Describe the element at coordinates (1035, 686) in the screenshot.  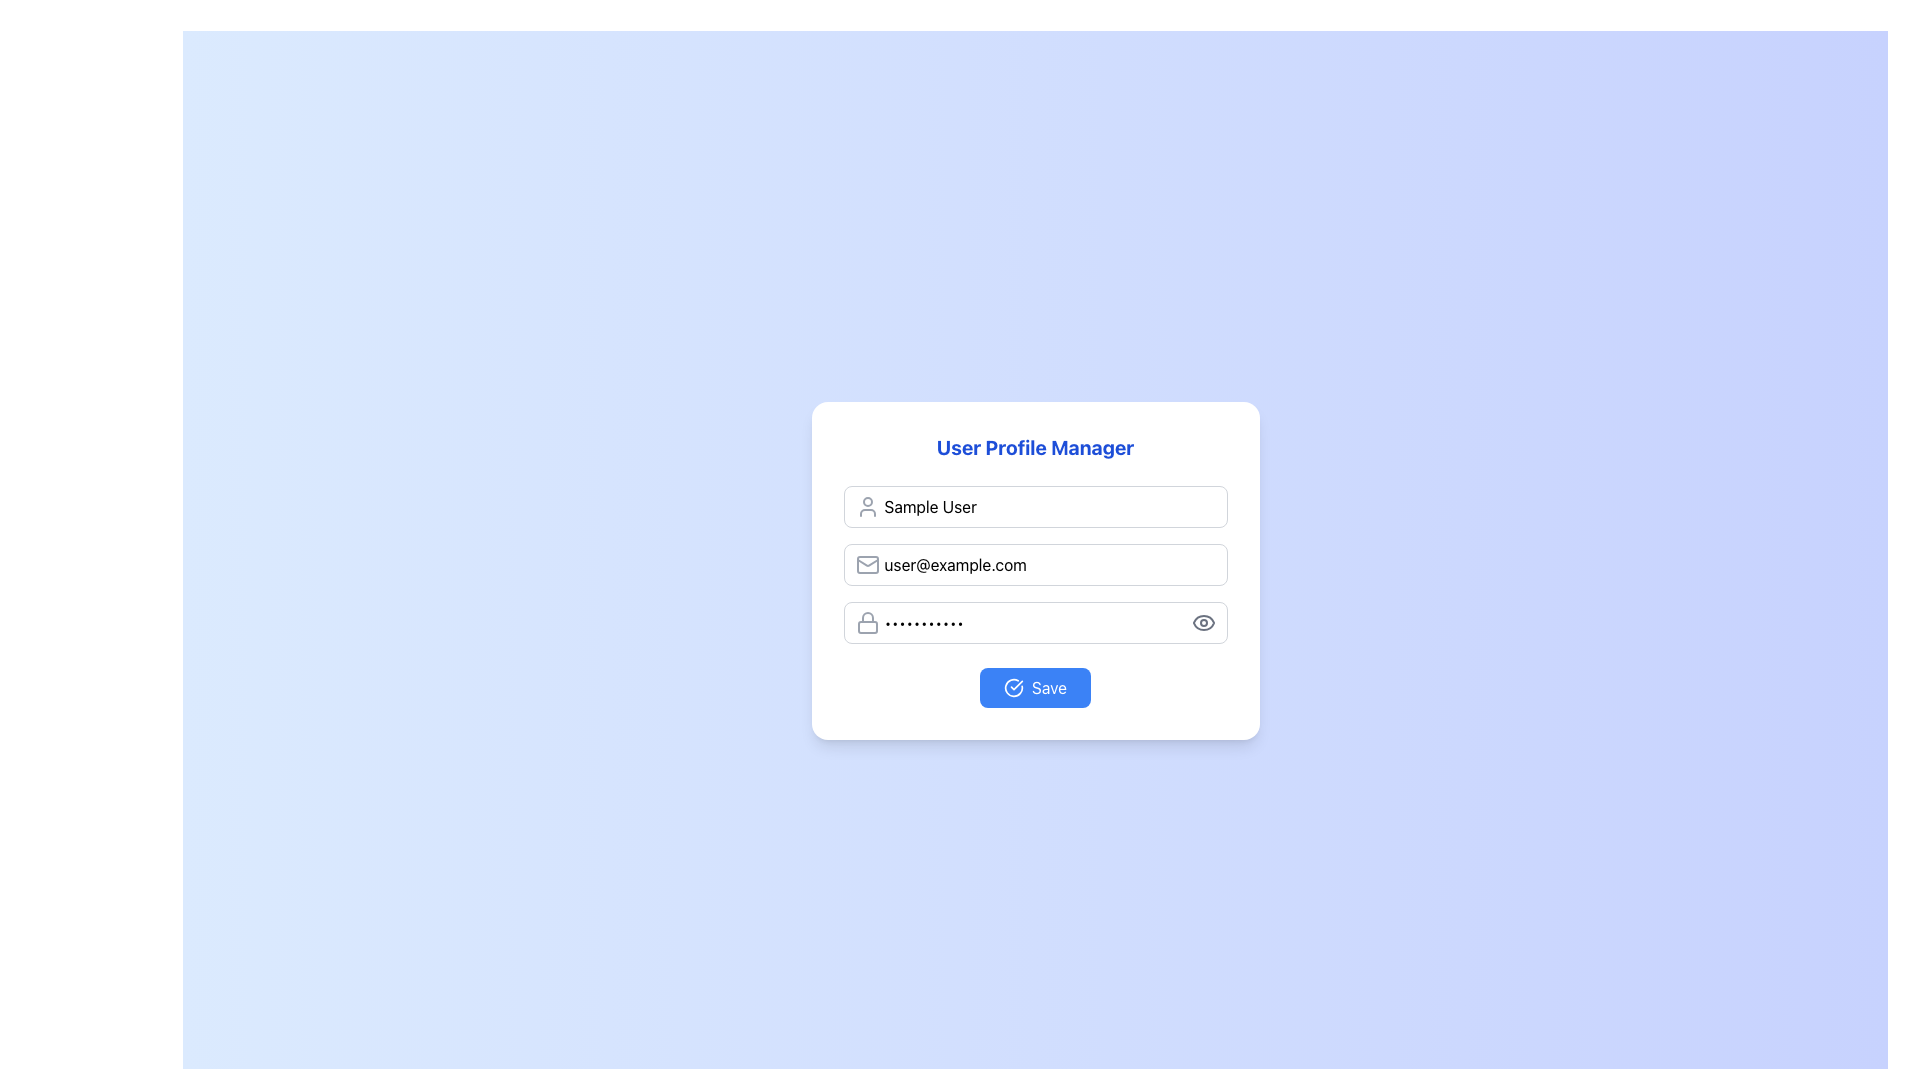
I see `the 'Save' button located at the bottom of the 'User Profile Manager' card` at that location.